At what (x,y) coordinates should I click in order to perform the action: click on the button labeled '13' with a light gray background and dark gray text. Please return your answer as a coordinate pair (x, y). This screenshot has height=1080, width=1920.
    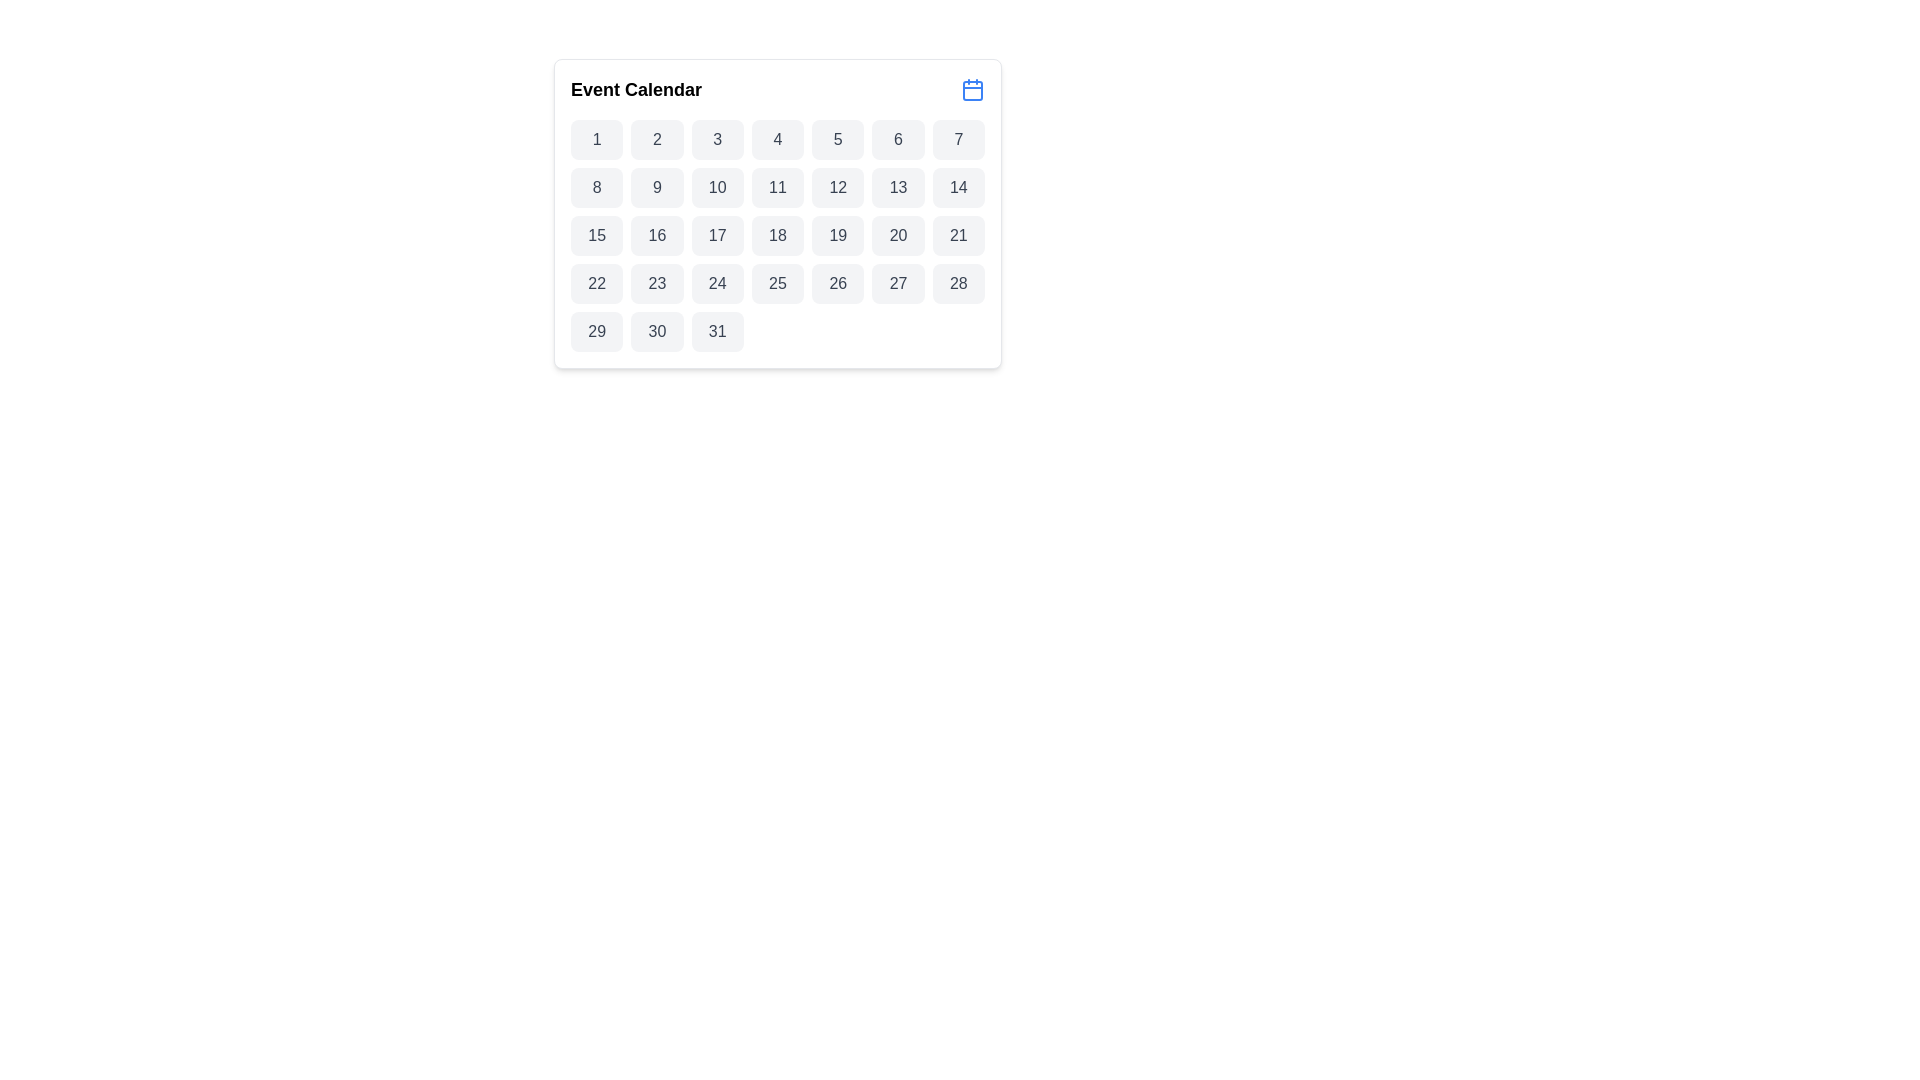
    Looking at the image, I should click on (897, 188).